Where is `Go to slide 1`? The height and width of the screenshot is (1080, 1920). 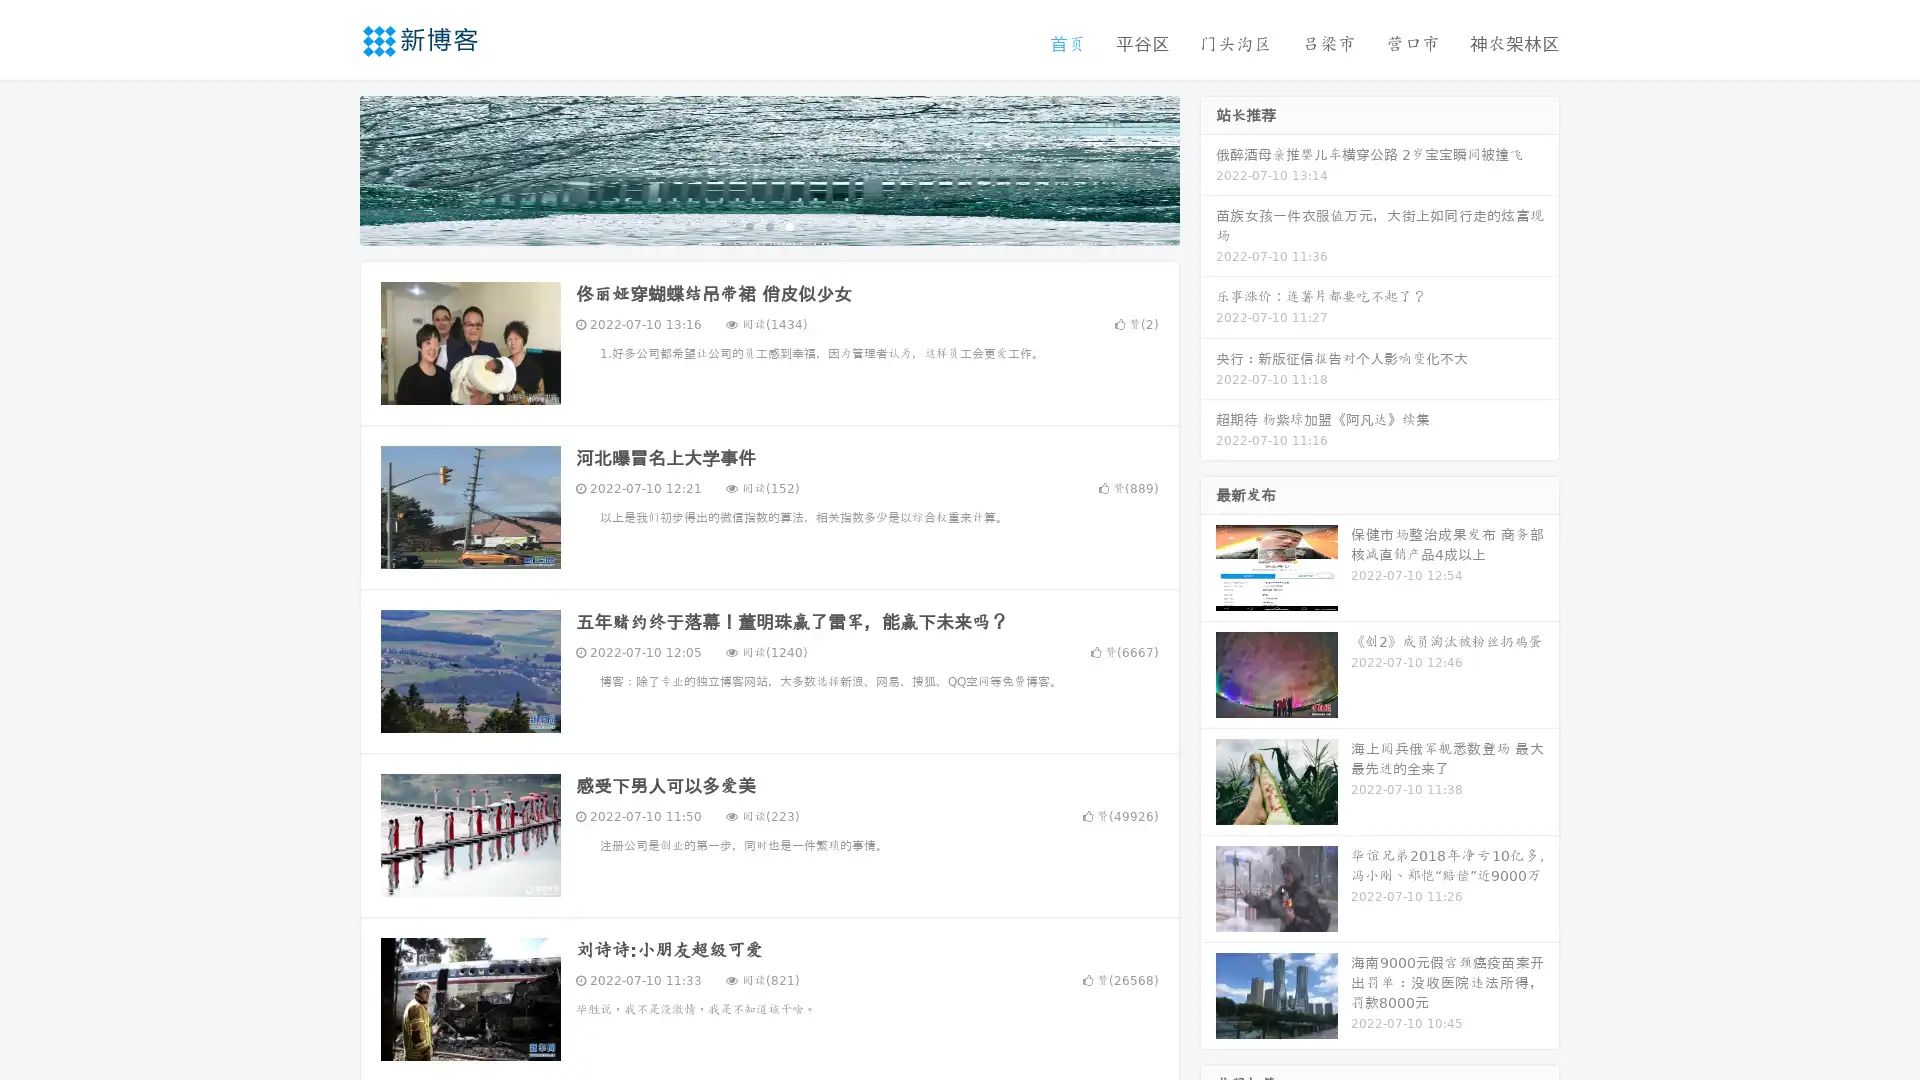
Go to slide 1 is located at coordinates (748, 225).